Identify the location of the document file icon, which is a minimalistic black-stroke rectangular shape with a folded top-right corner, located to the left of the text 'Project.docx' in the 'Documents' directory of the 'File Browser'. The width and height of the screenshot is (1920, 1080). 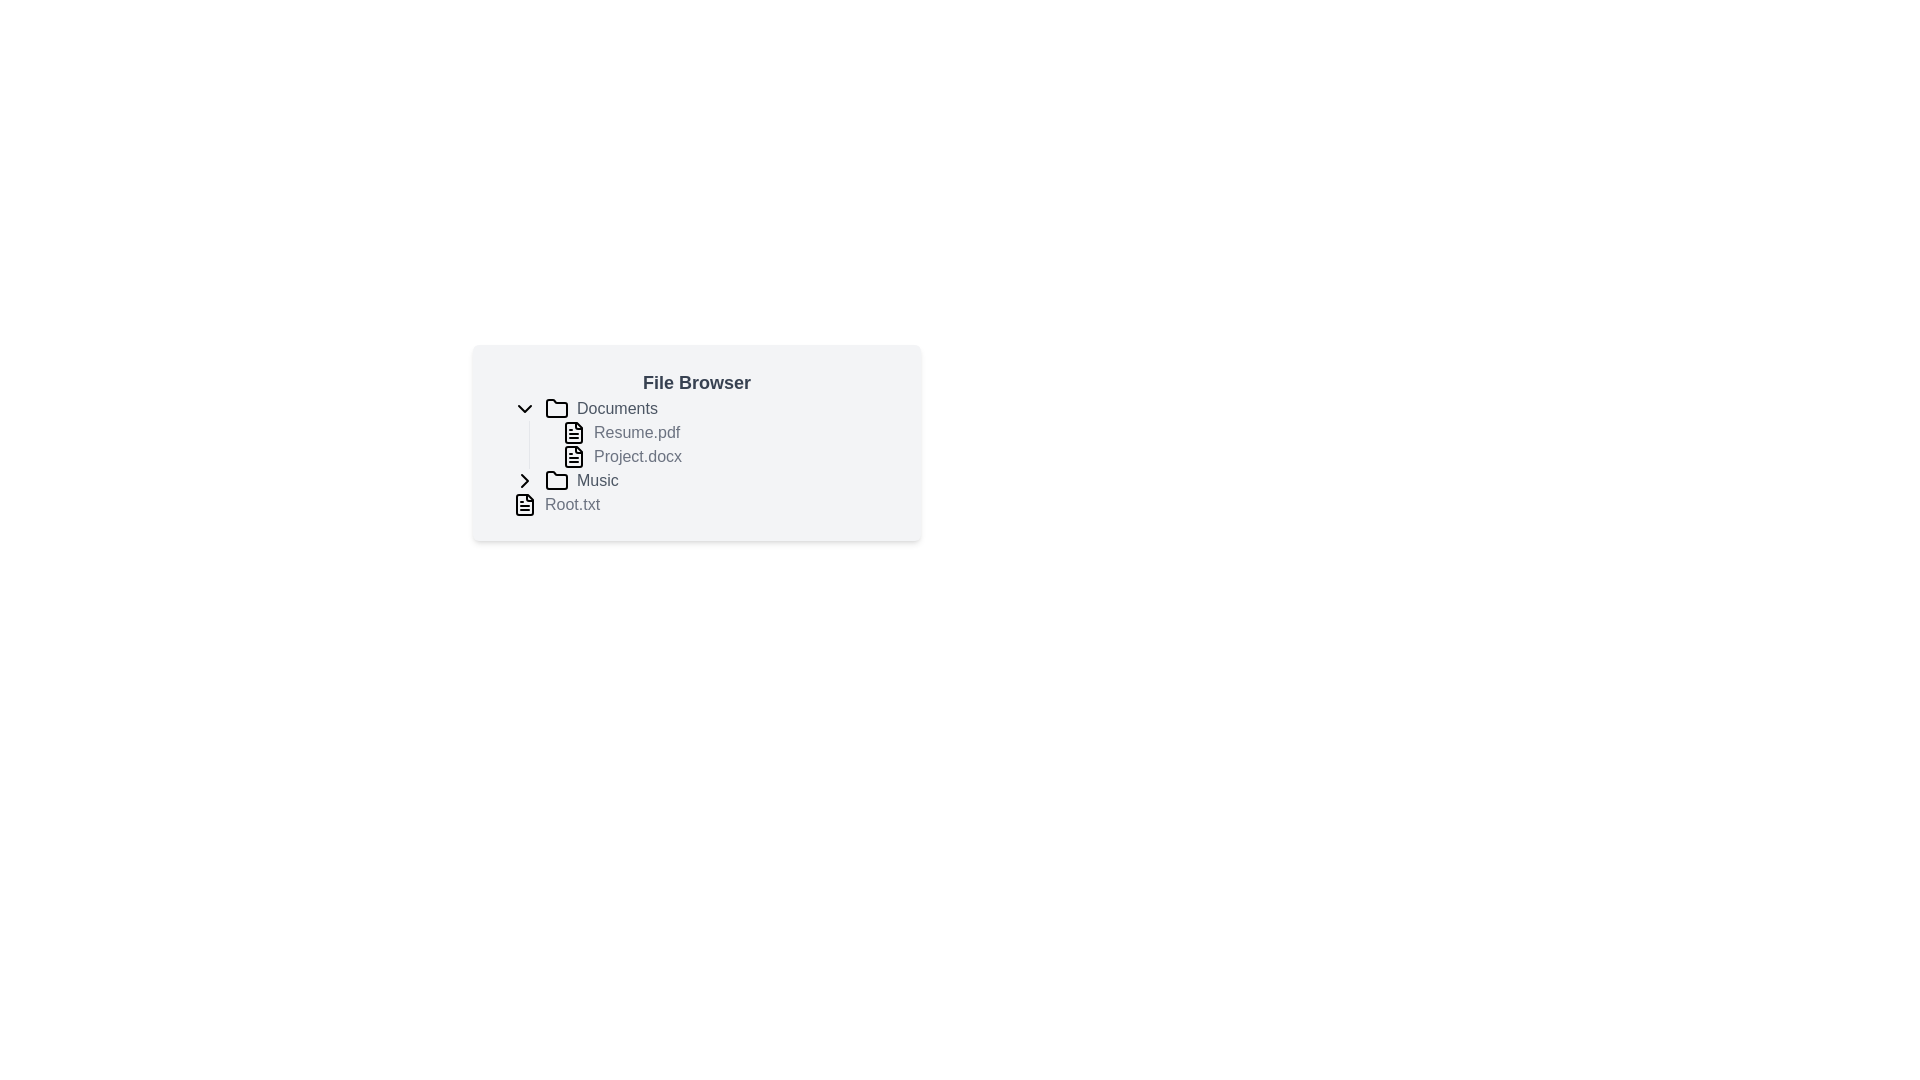
(573, 456).